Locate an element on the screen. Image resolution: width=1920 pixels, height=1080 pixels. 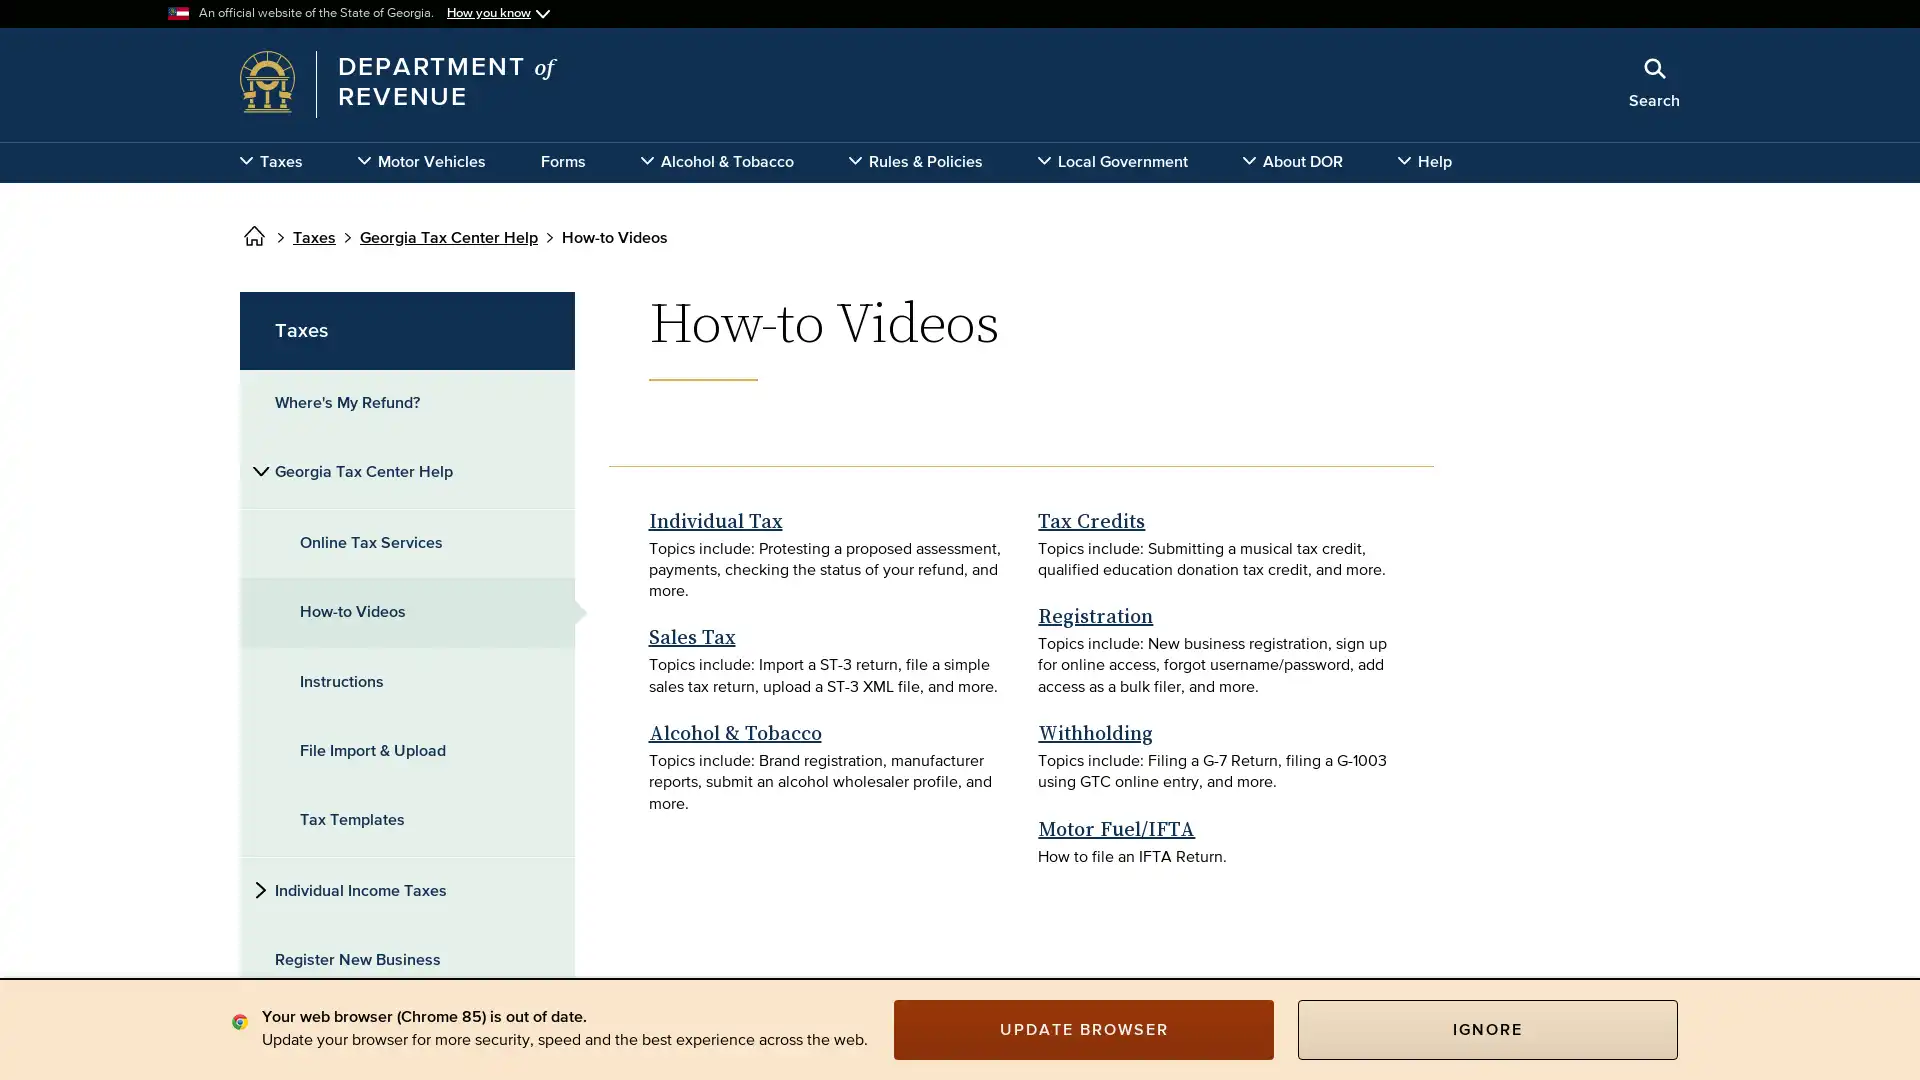
Side subnavigation toggle for 'Georgia Tax Center Help' is located at coordinates (259, 474).